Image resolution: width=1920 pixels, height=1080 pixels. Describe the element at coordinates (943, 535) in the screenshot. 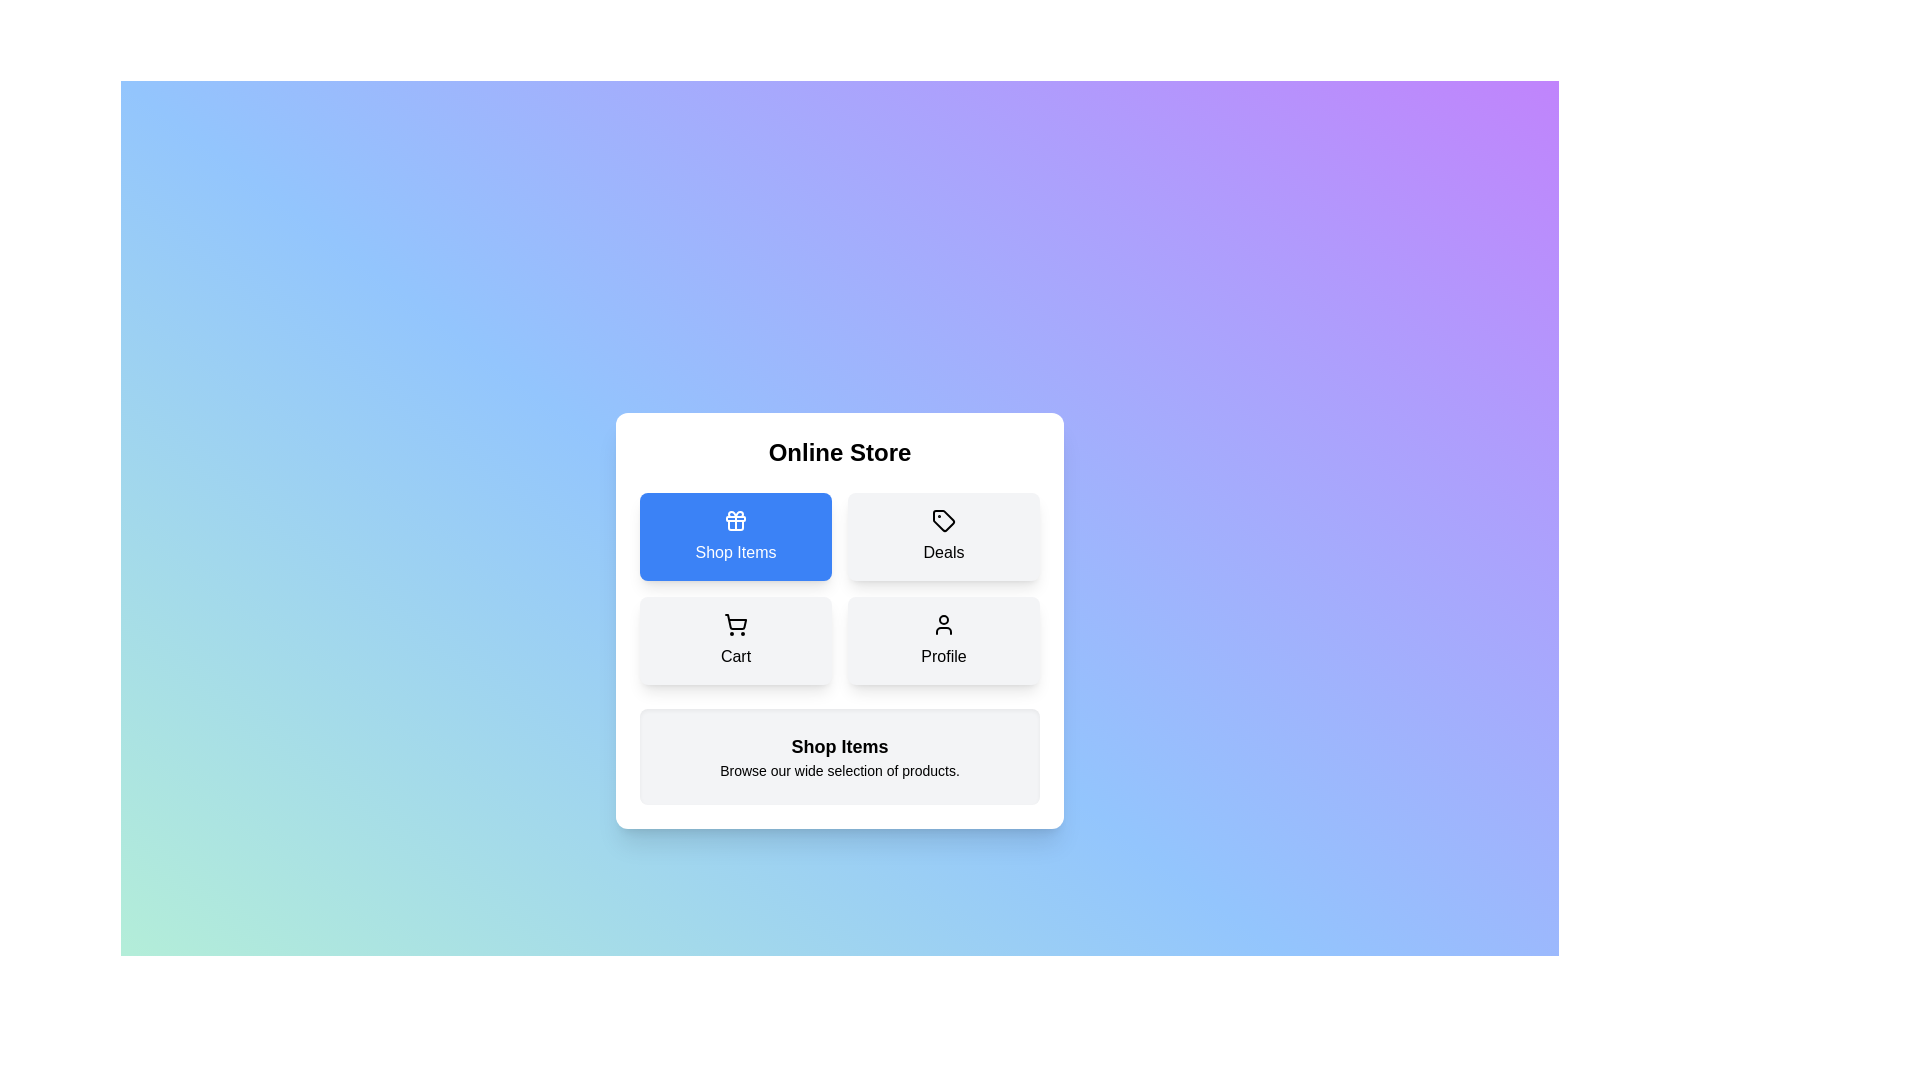

I see `the tab Deals by clicking on its respective button` at that location.